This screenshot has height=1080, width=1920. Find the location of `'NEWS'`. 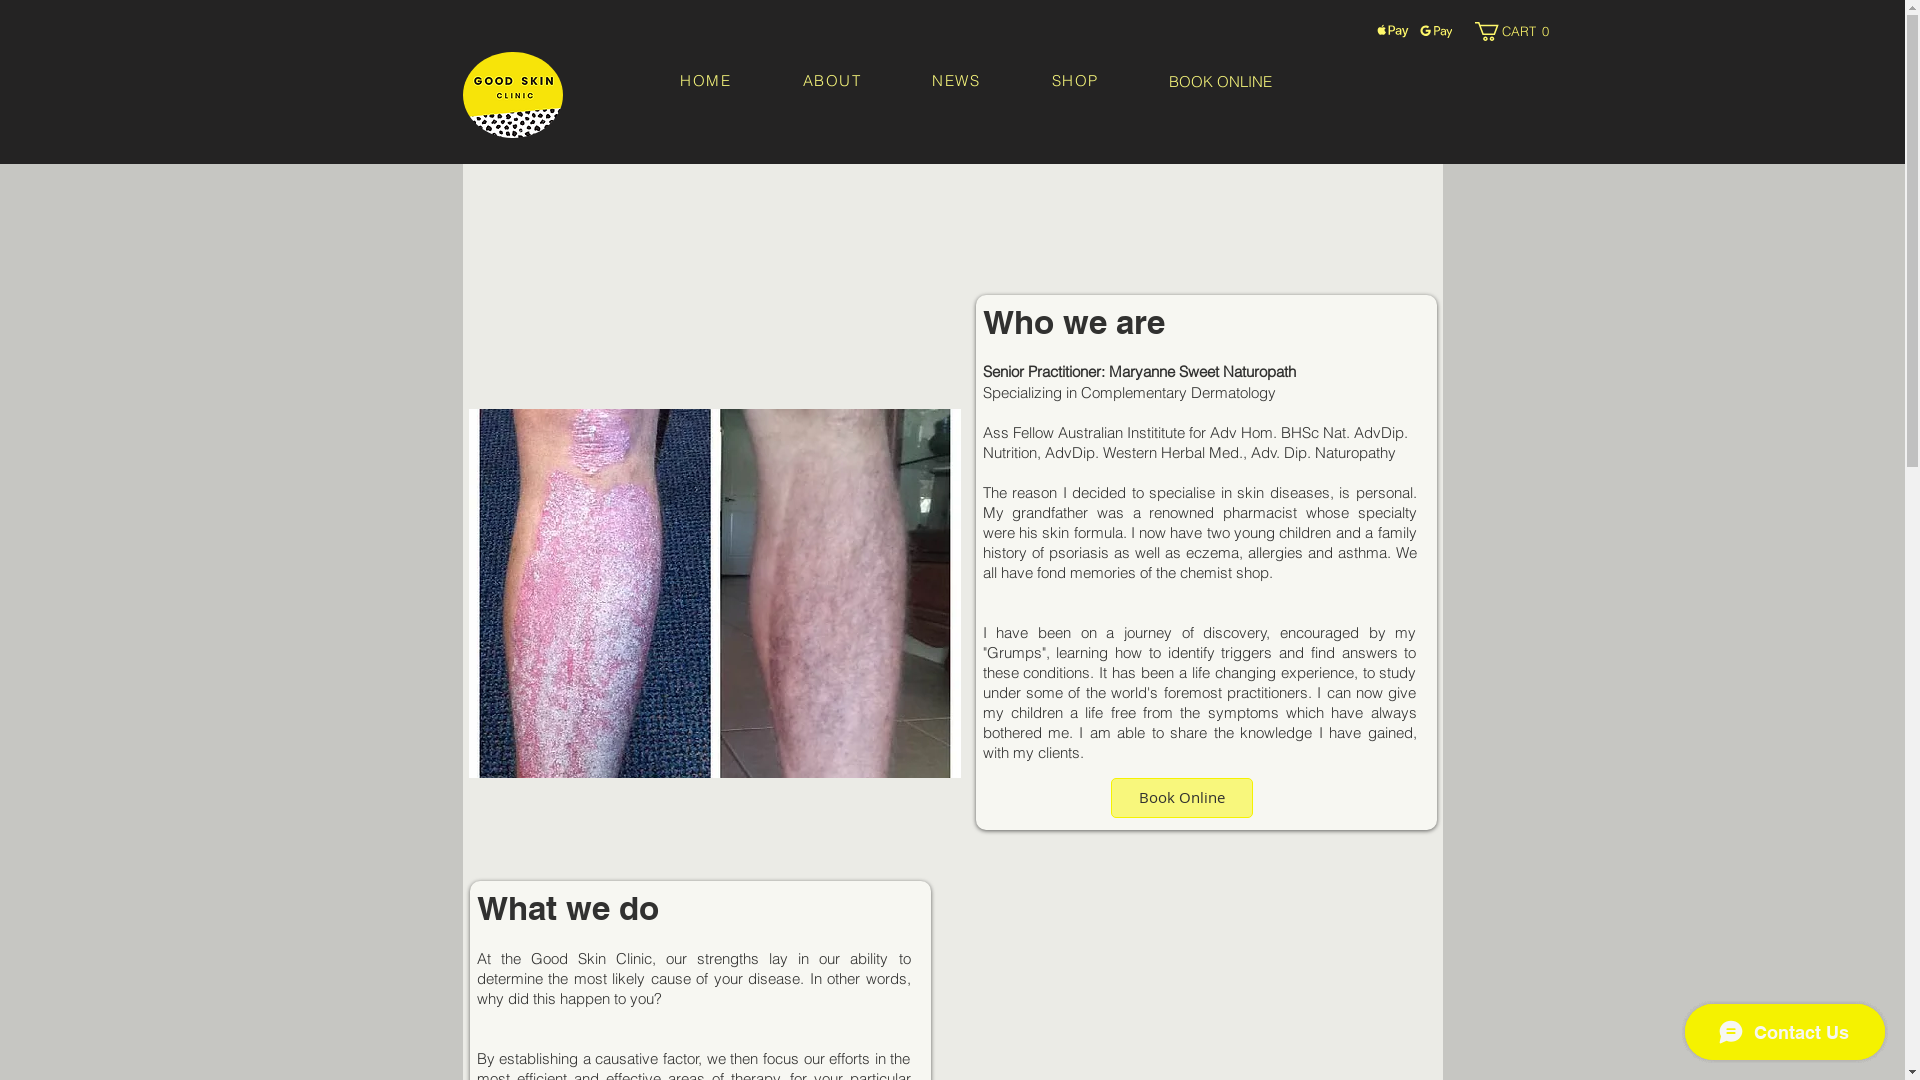

'NEWS' is located at coordinates (955, 80).